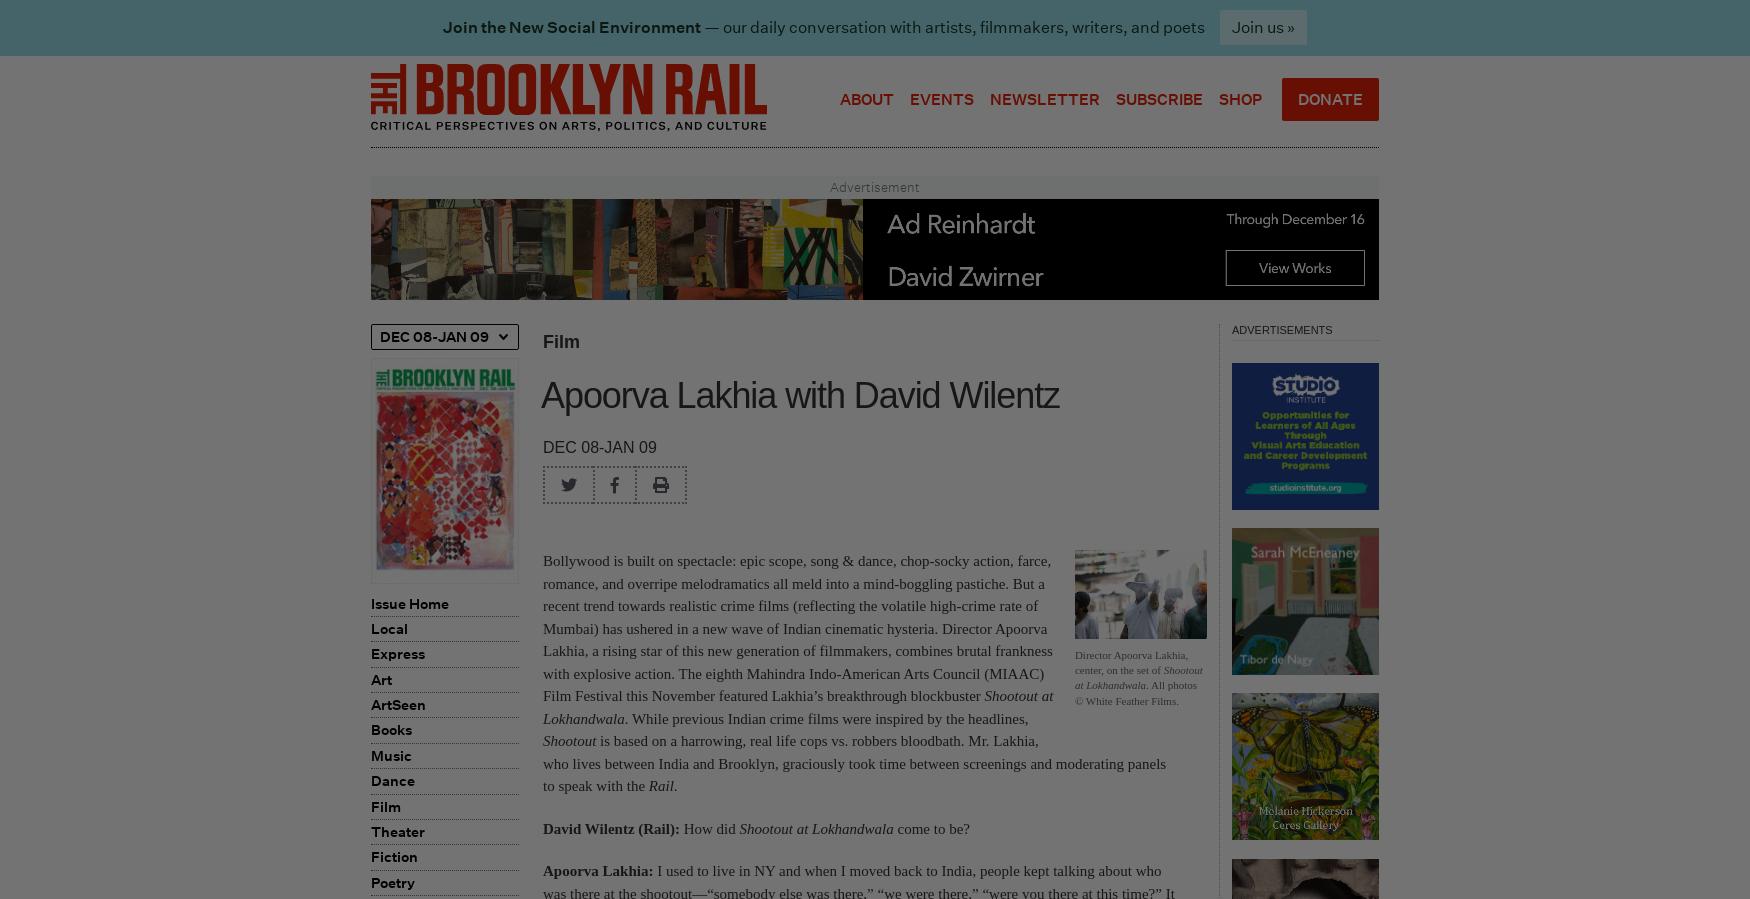 The height and width of the screenshot is (899, 1750). I want to click on 'Subscribe', so click(1158, 97).